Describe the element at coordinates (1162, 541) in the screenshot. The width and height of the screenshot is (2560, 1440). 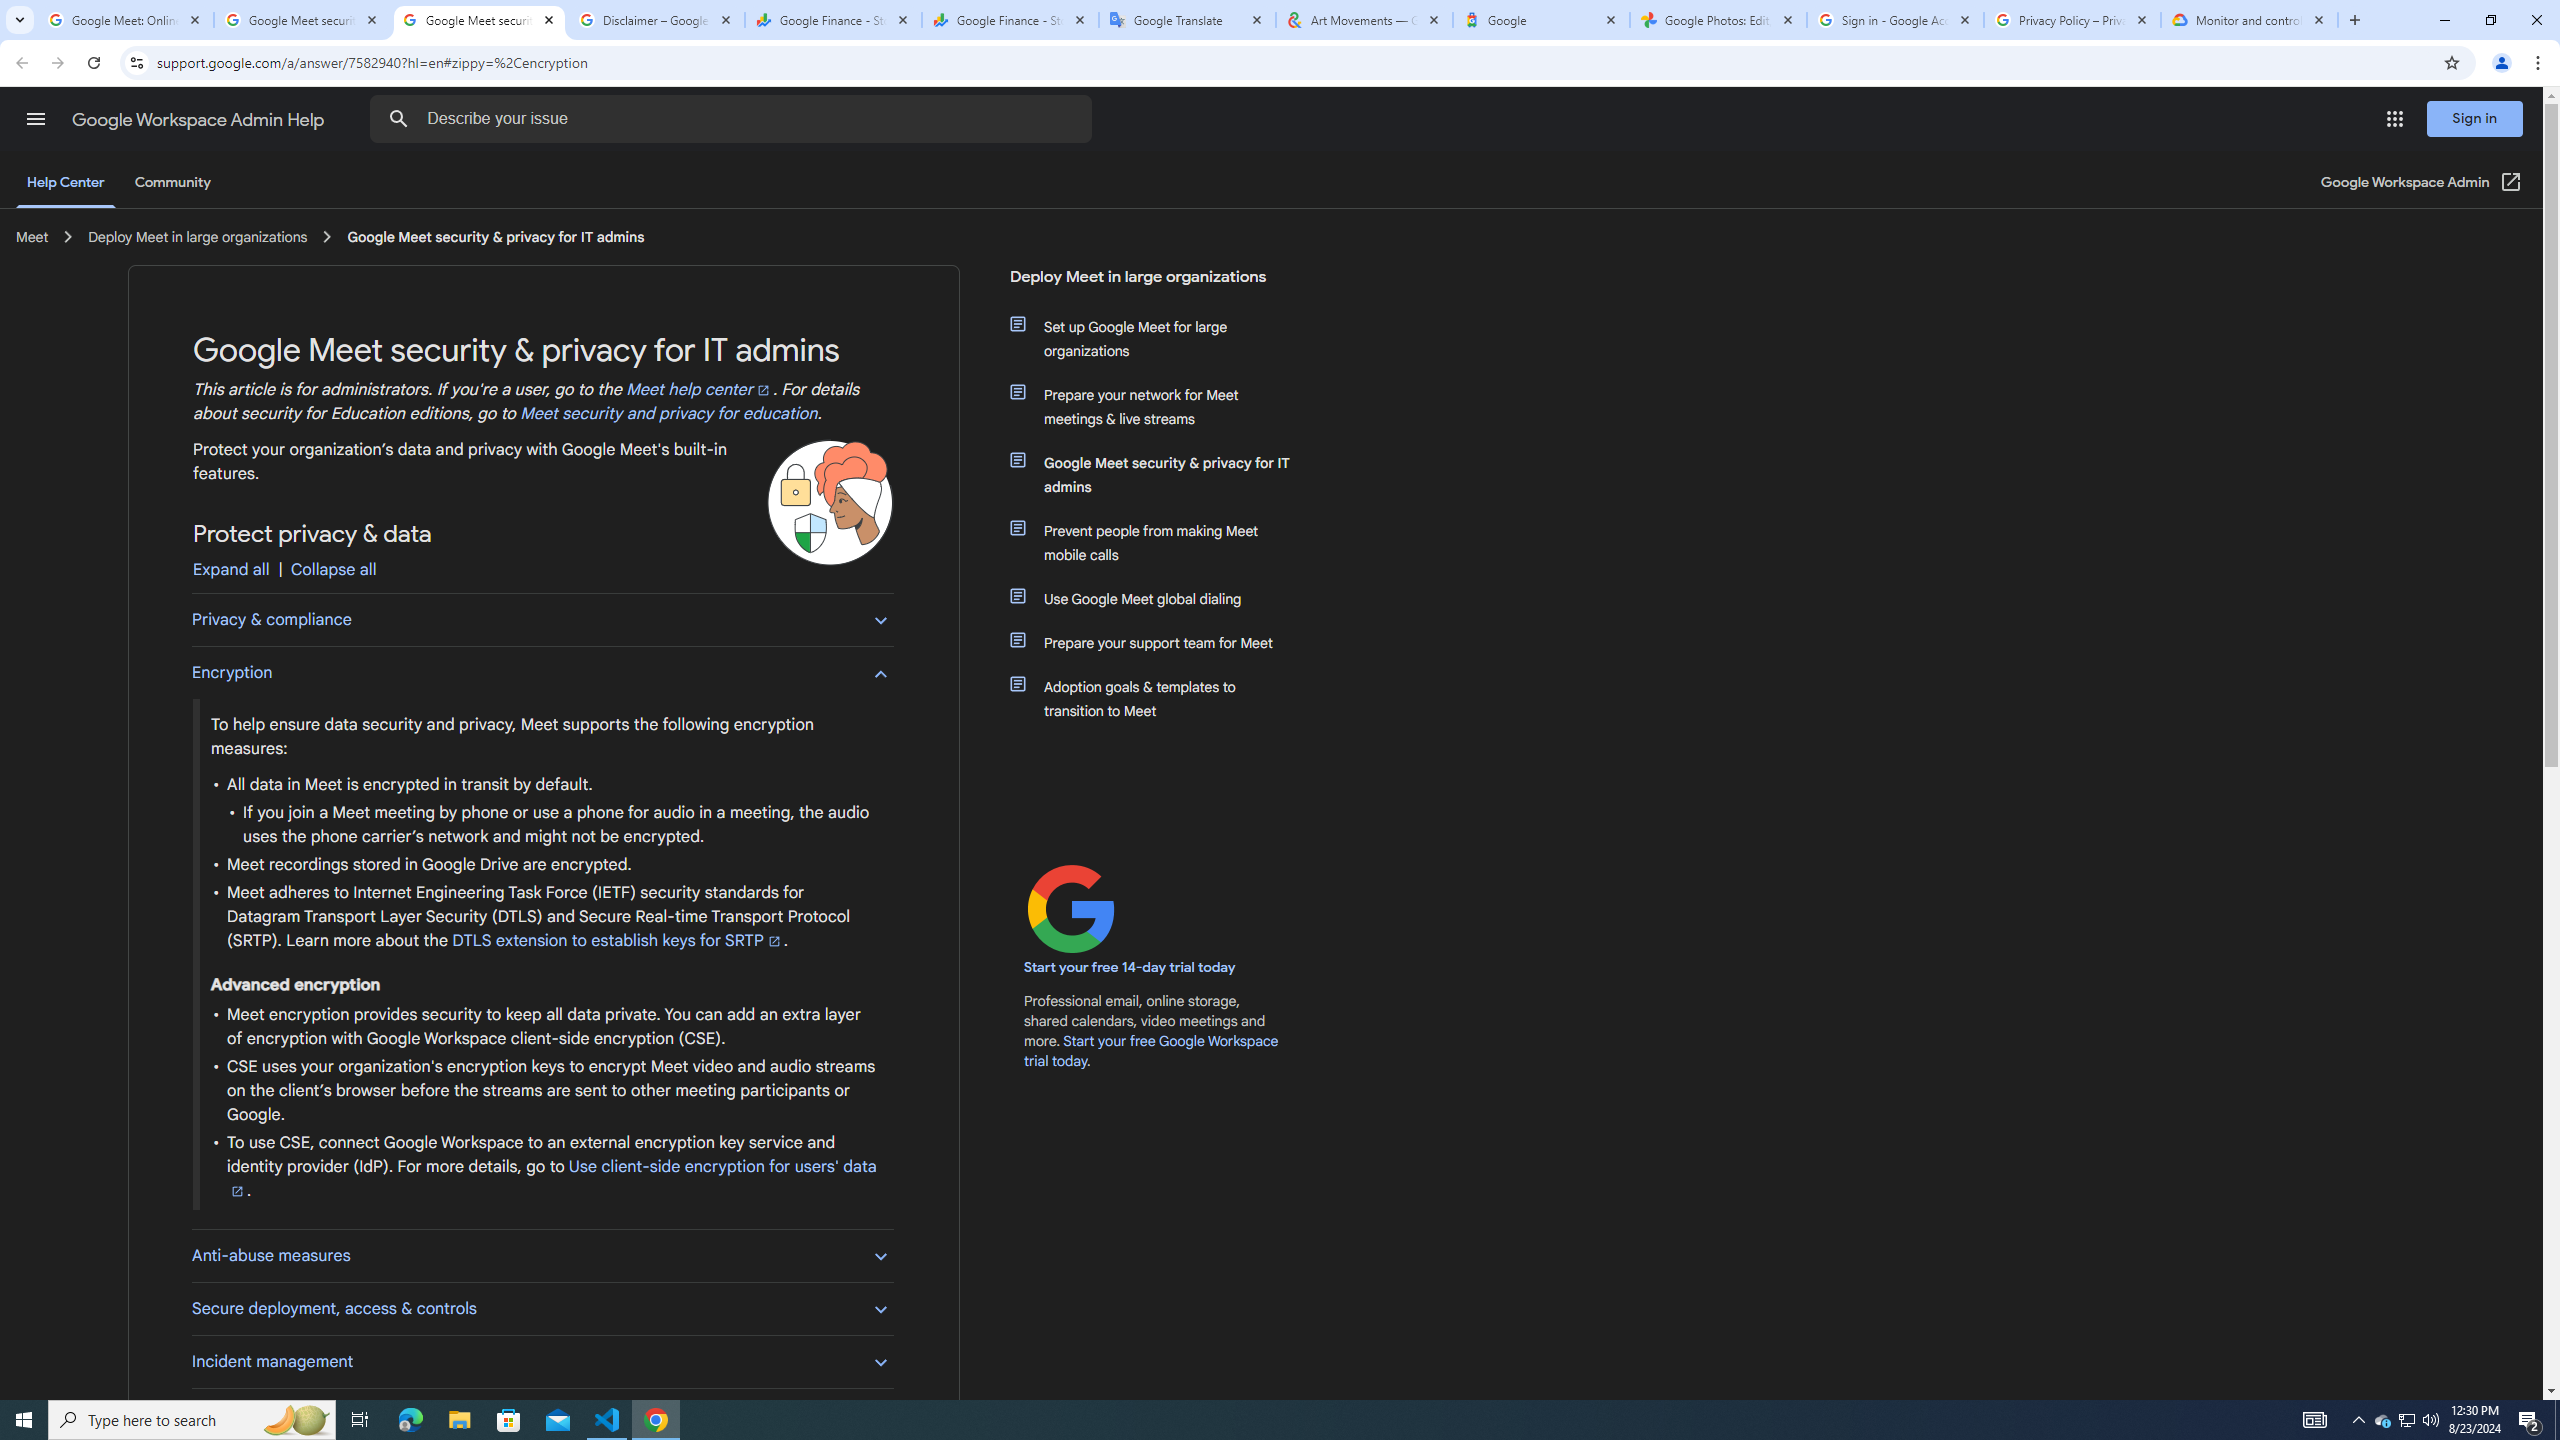
I see `'Prevent people from making Meet mobile calls'` at that location.